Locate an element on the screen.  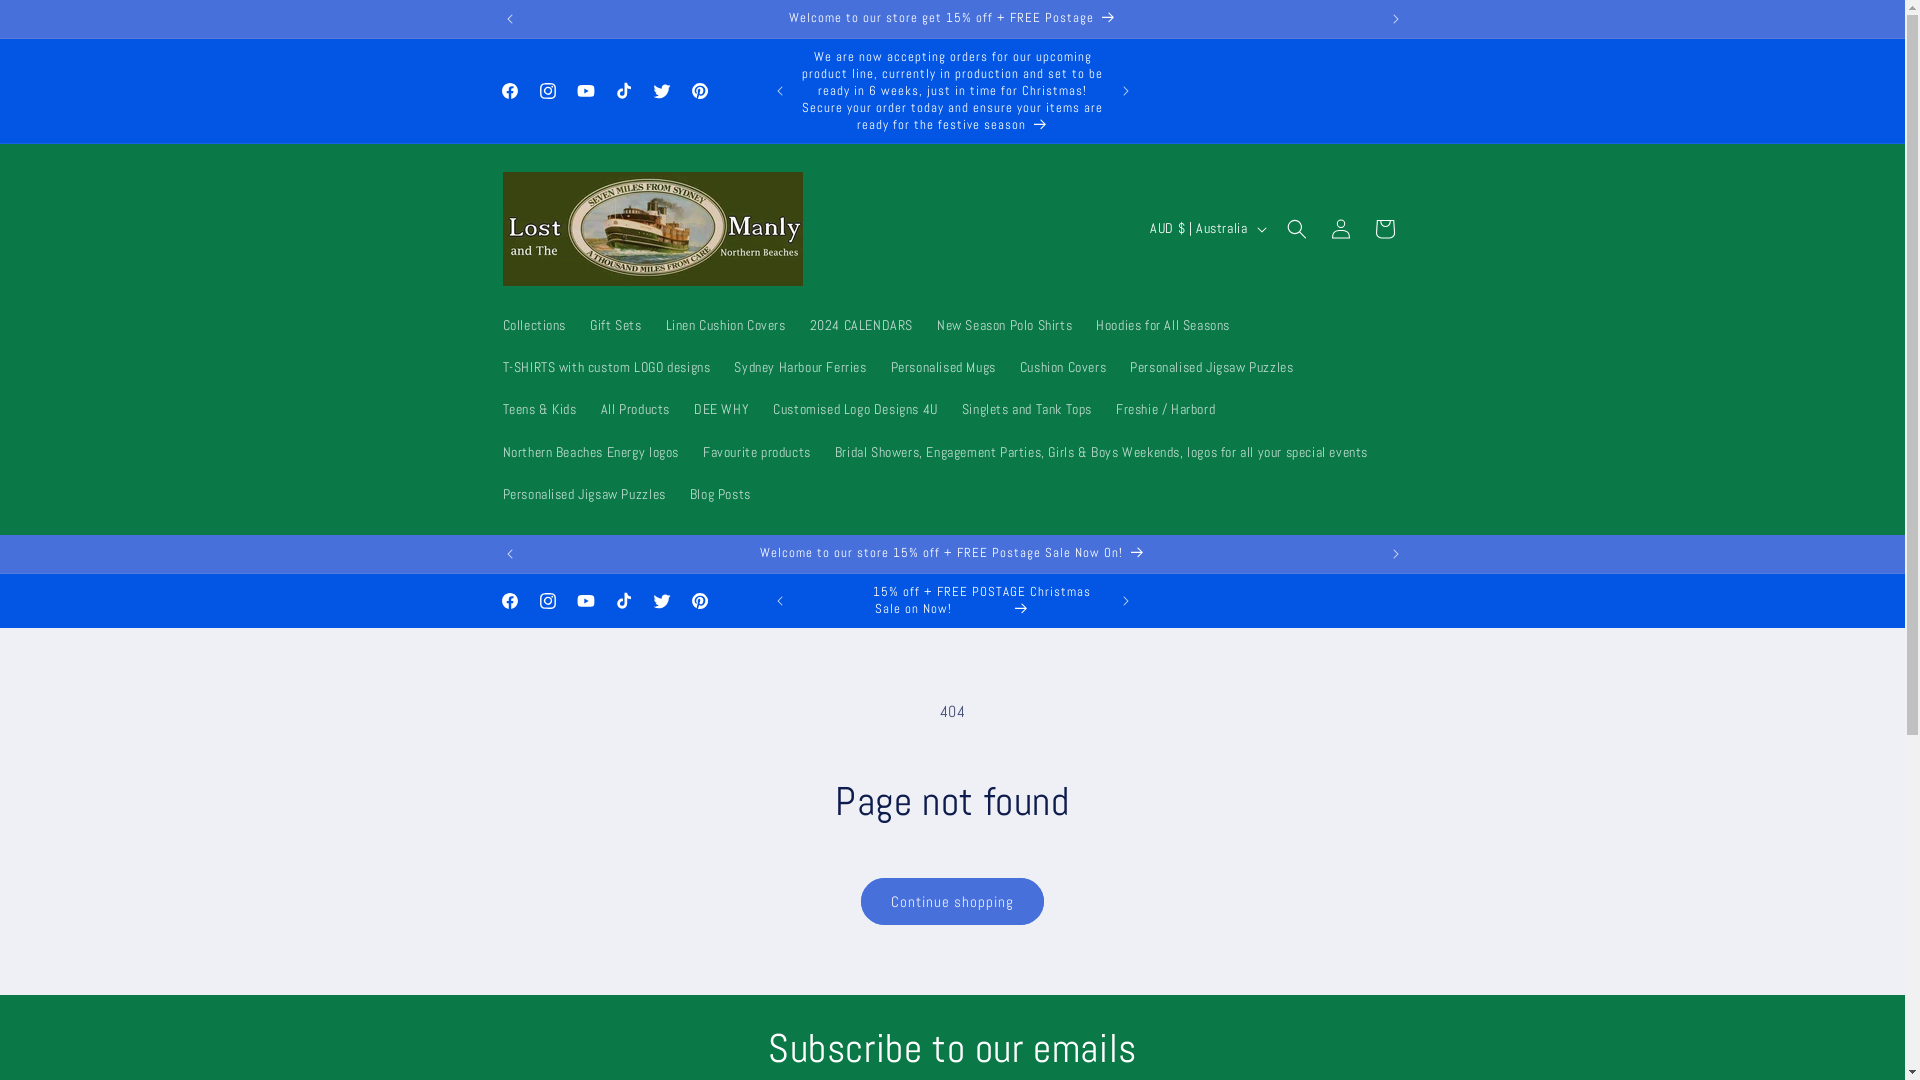
'Gift Sets' is located at coordinates (614, 323).